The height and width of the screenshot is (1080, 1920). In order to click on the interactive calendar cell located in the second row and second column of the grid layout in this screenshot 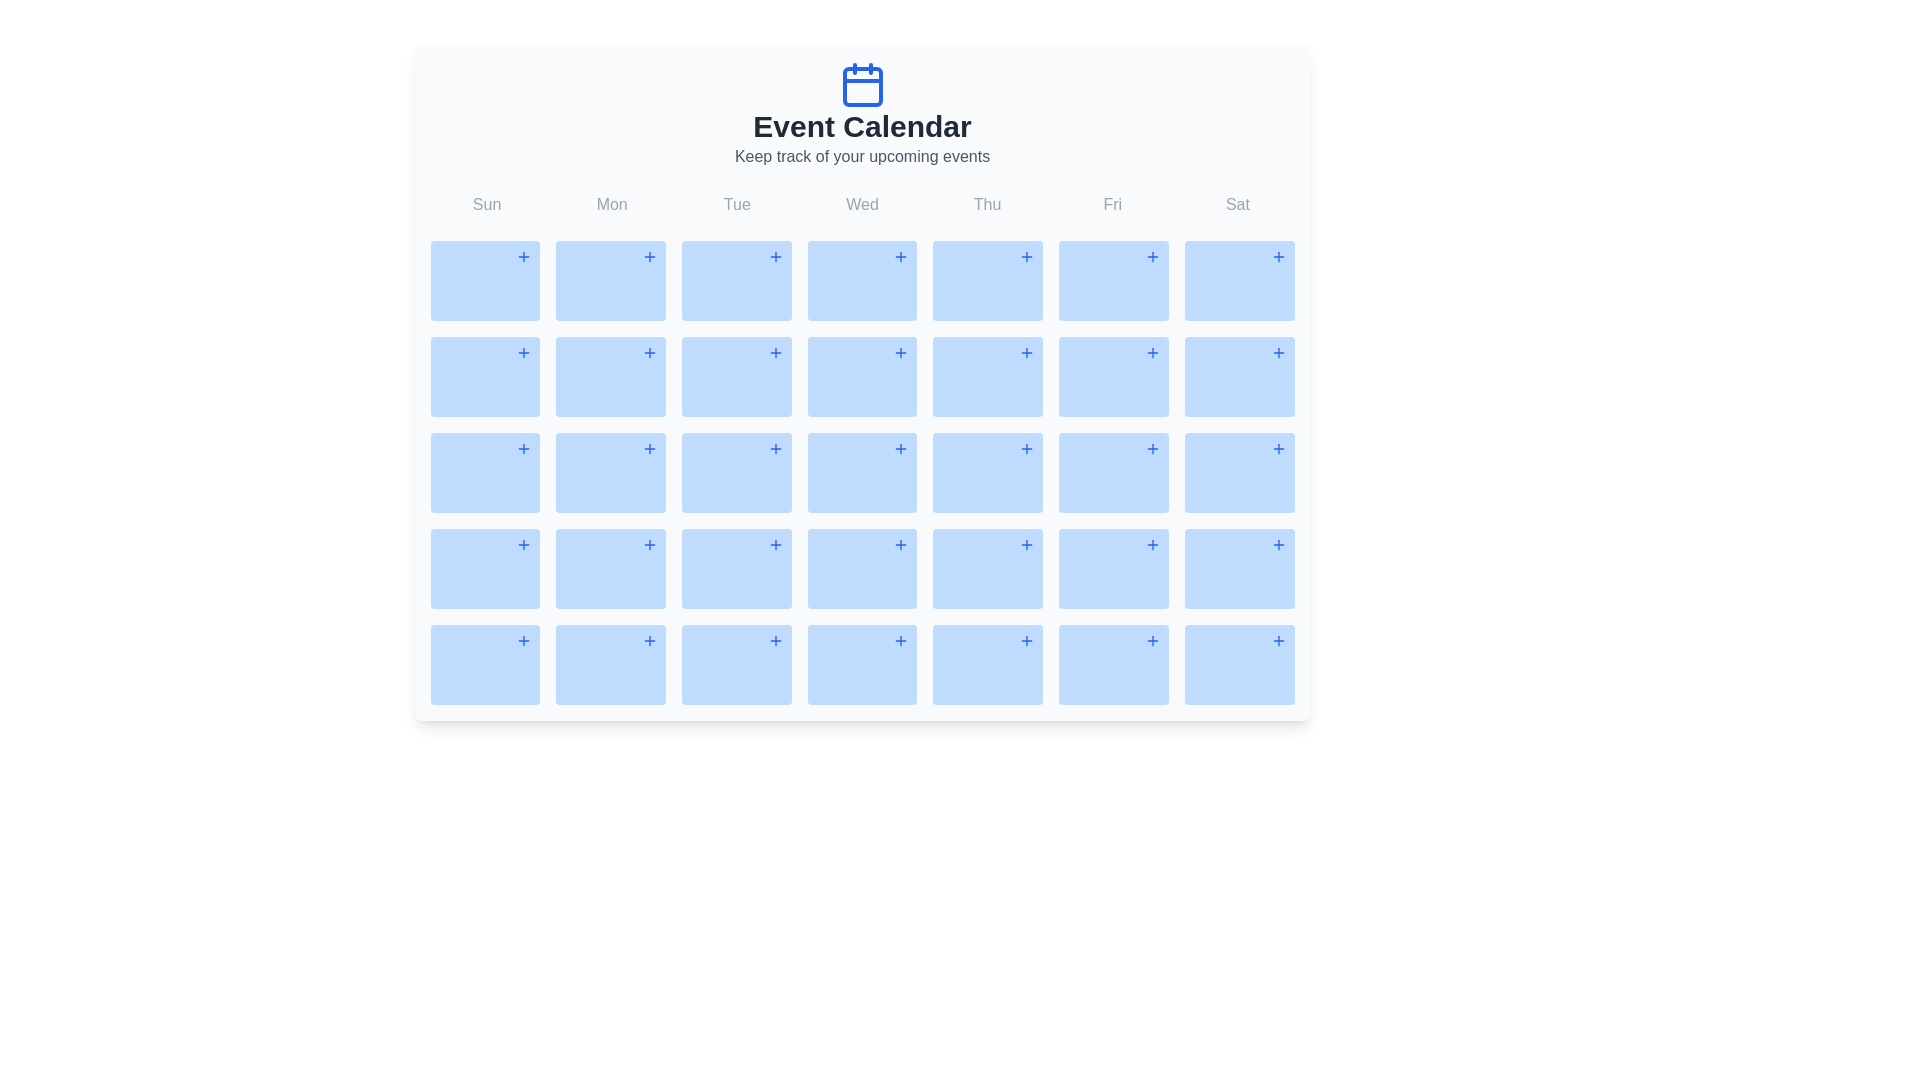, I will do `click(610, 377)`.